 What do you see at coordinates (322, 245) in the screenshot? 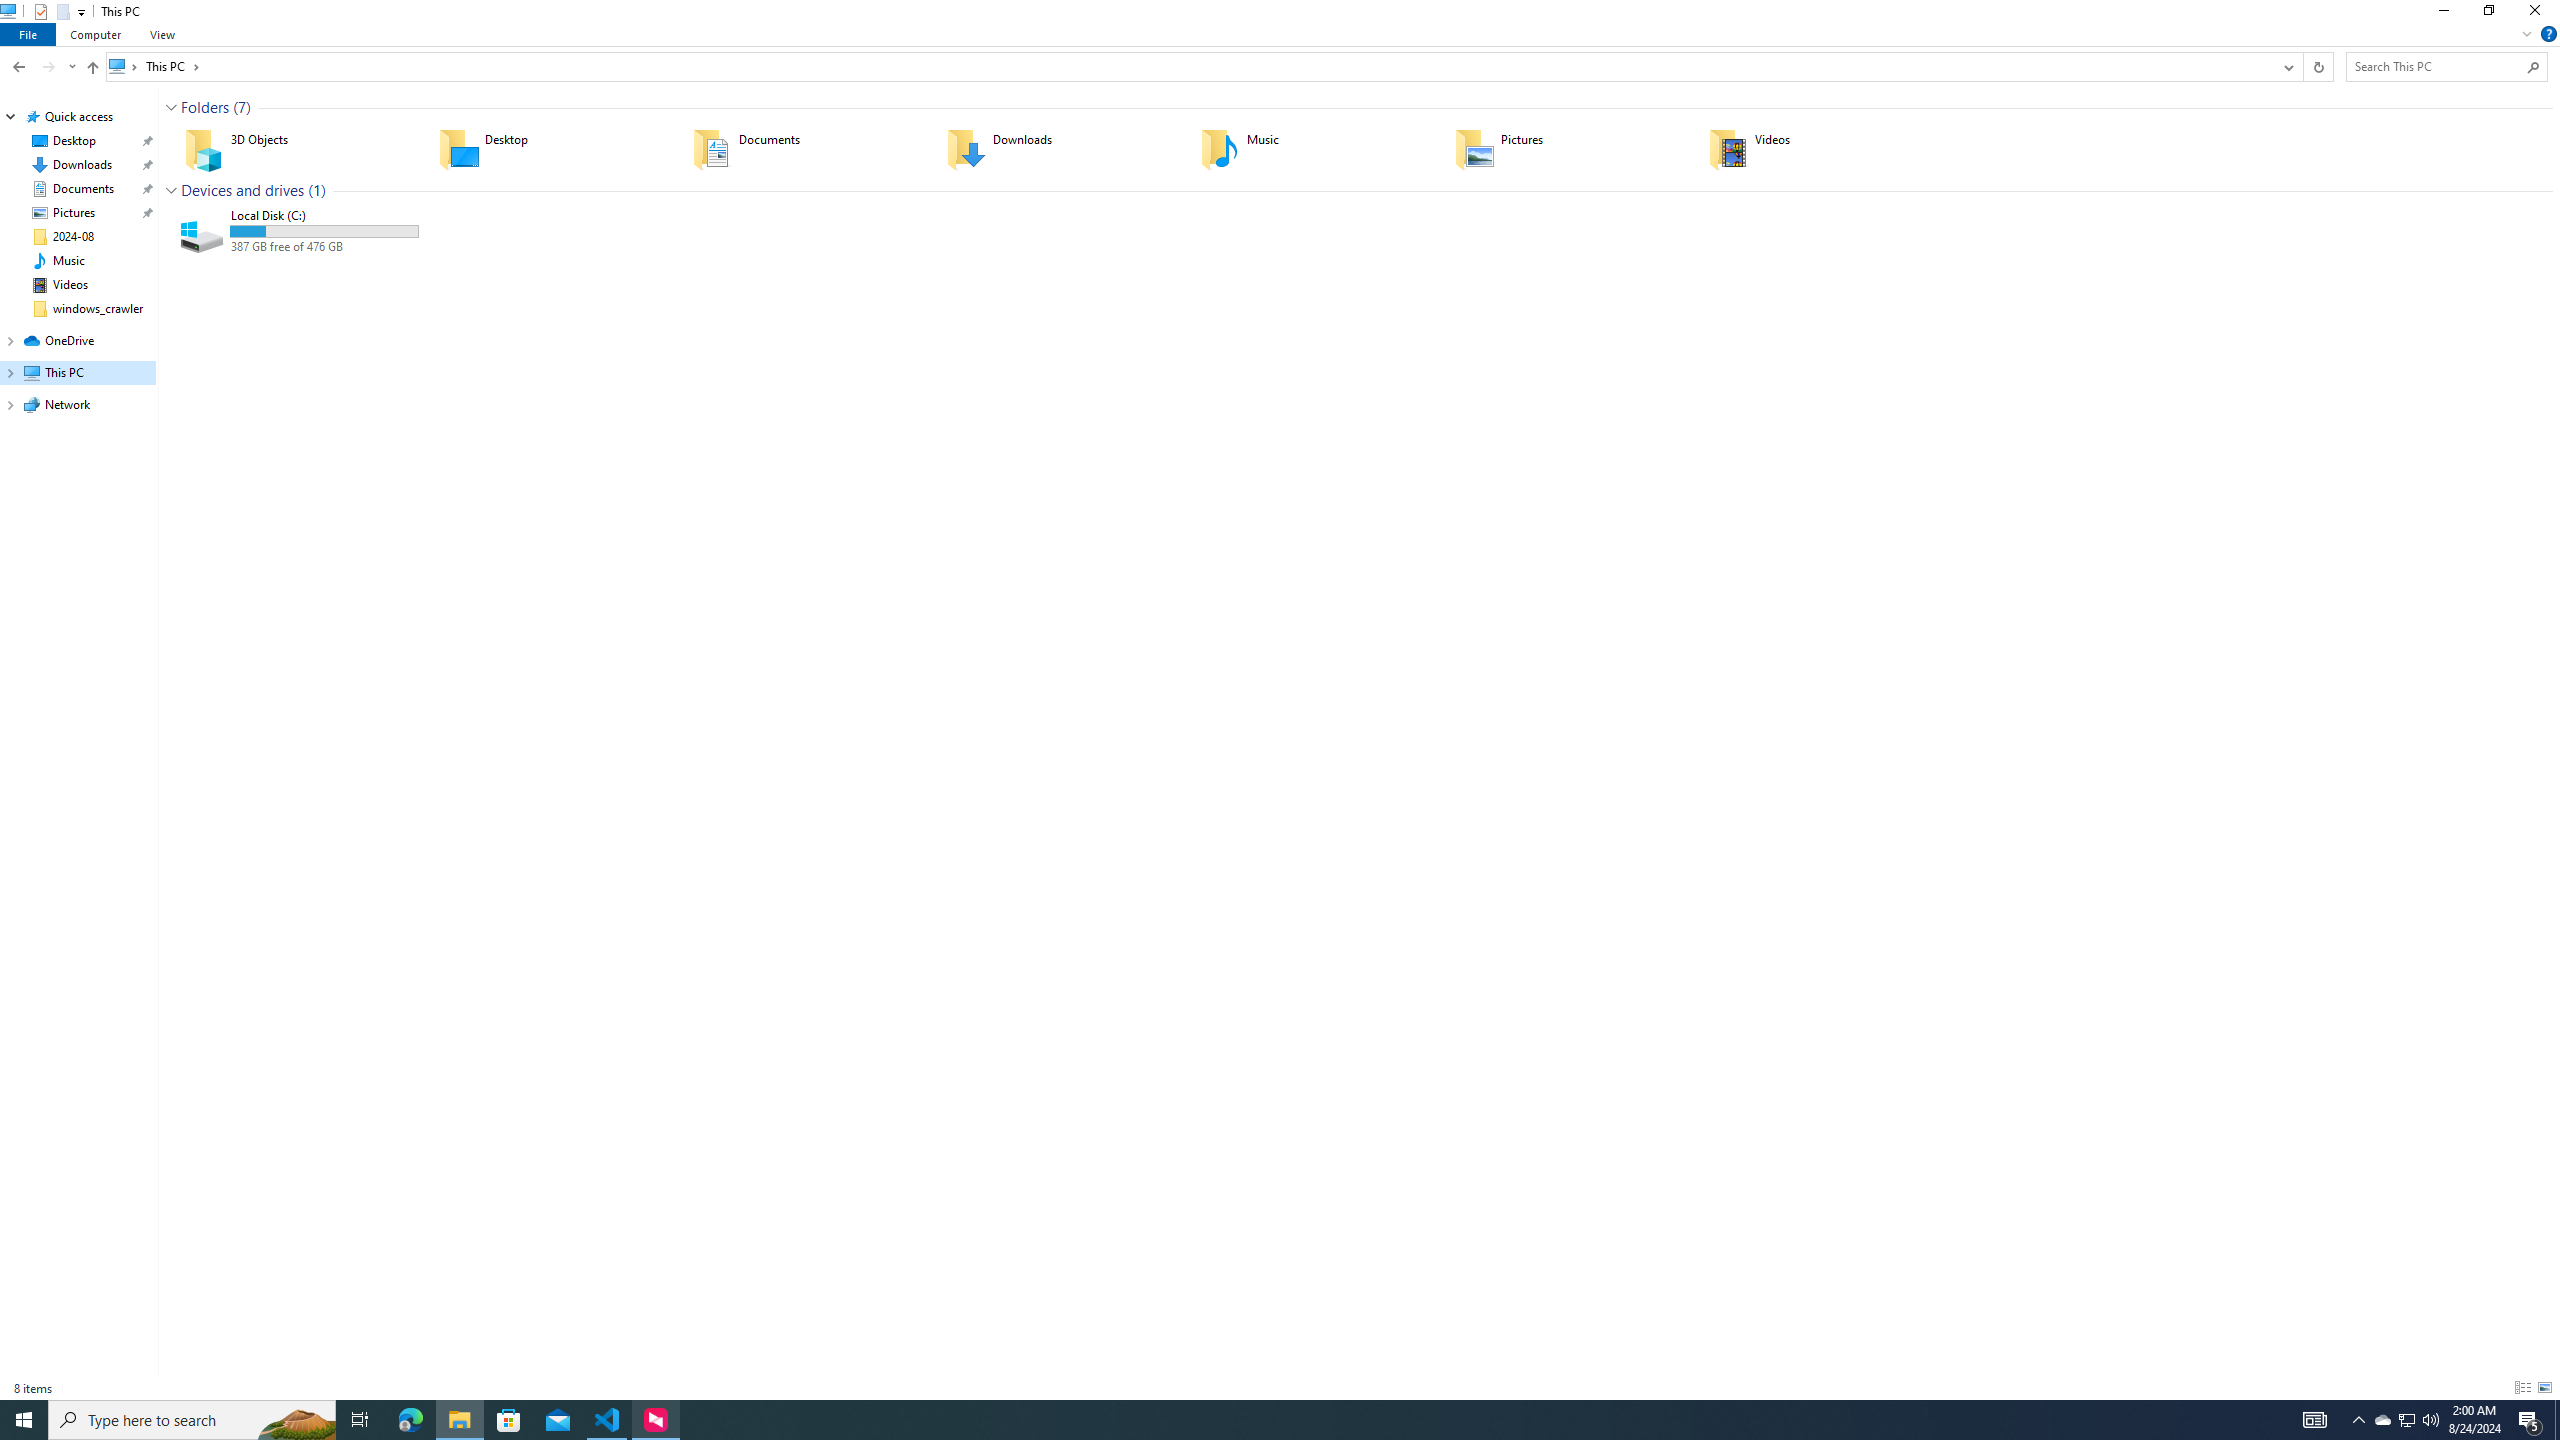
I see `'Available space'` at bounding box center [322, 245].